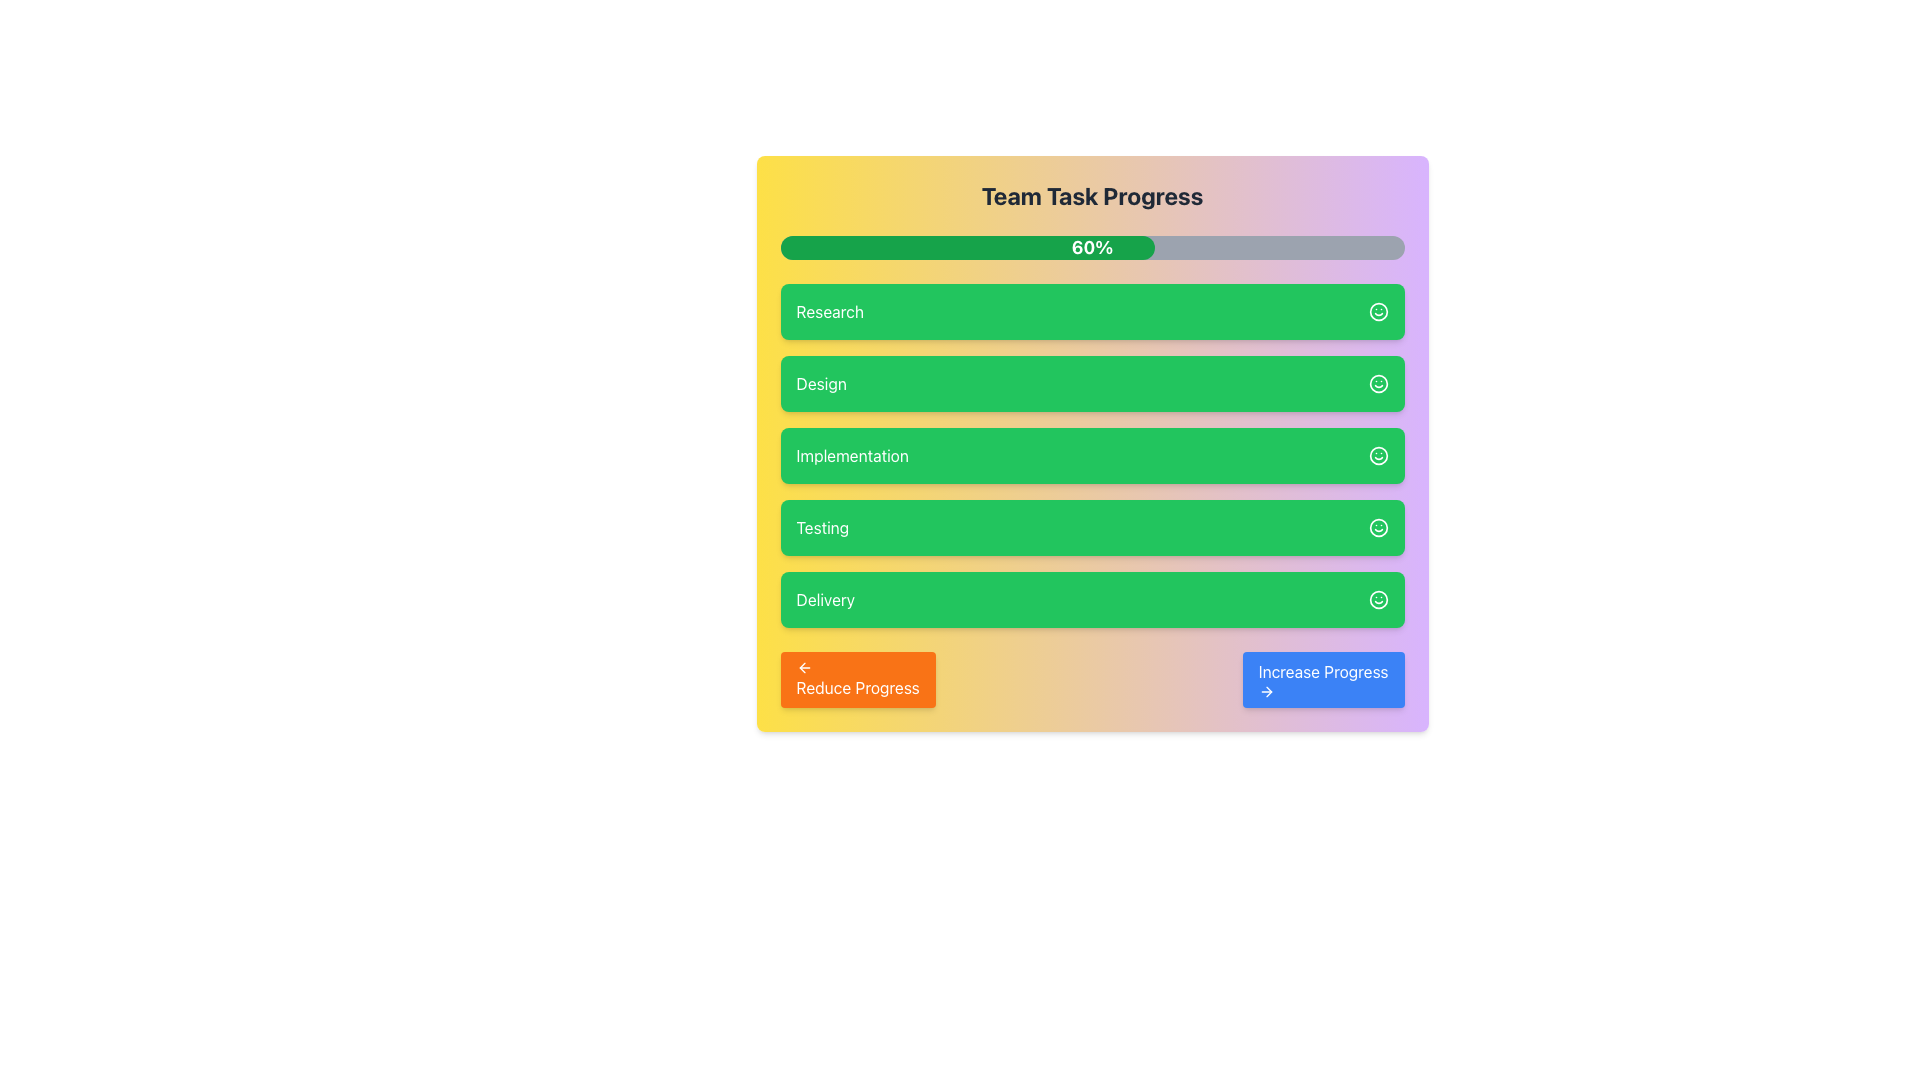 The image size is (1920, 1080). I want to click on the 'Delivery' text label located in the lower part of the interface, which signifies a section or status within a green rectangle among a list of similar elements, so click(825, 599).